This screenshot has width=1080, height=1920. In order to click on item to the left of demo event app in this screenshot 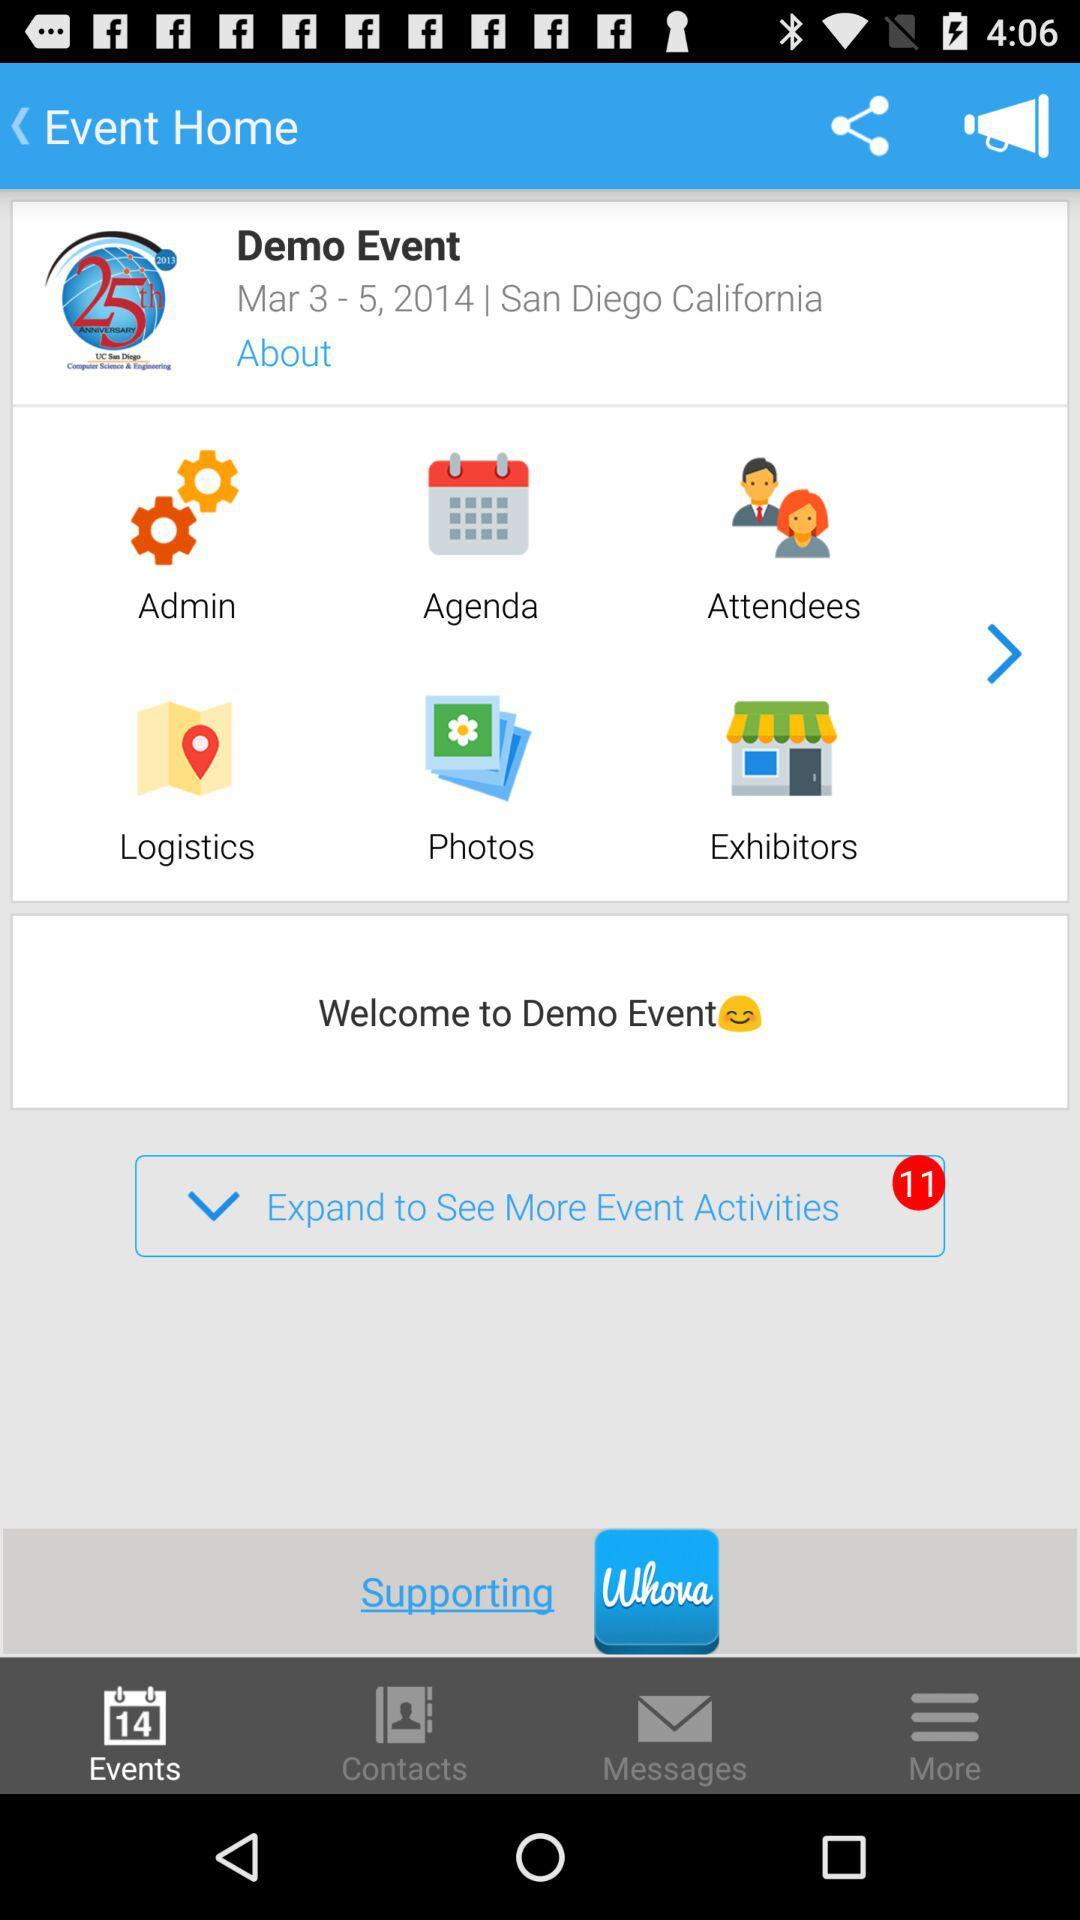, I will do `click(111, 299)`.